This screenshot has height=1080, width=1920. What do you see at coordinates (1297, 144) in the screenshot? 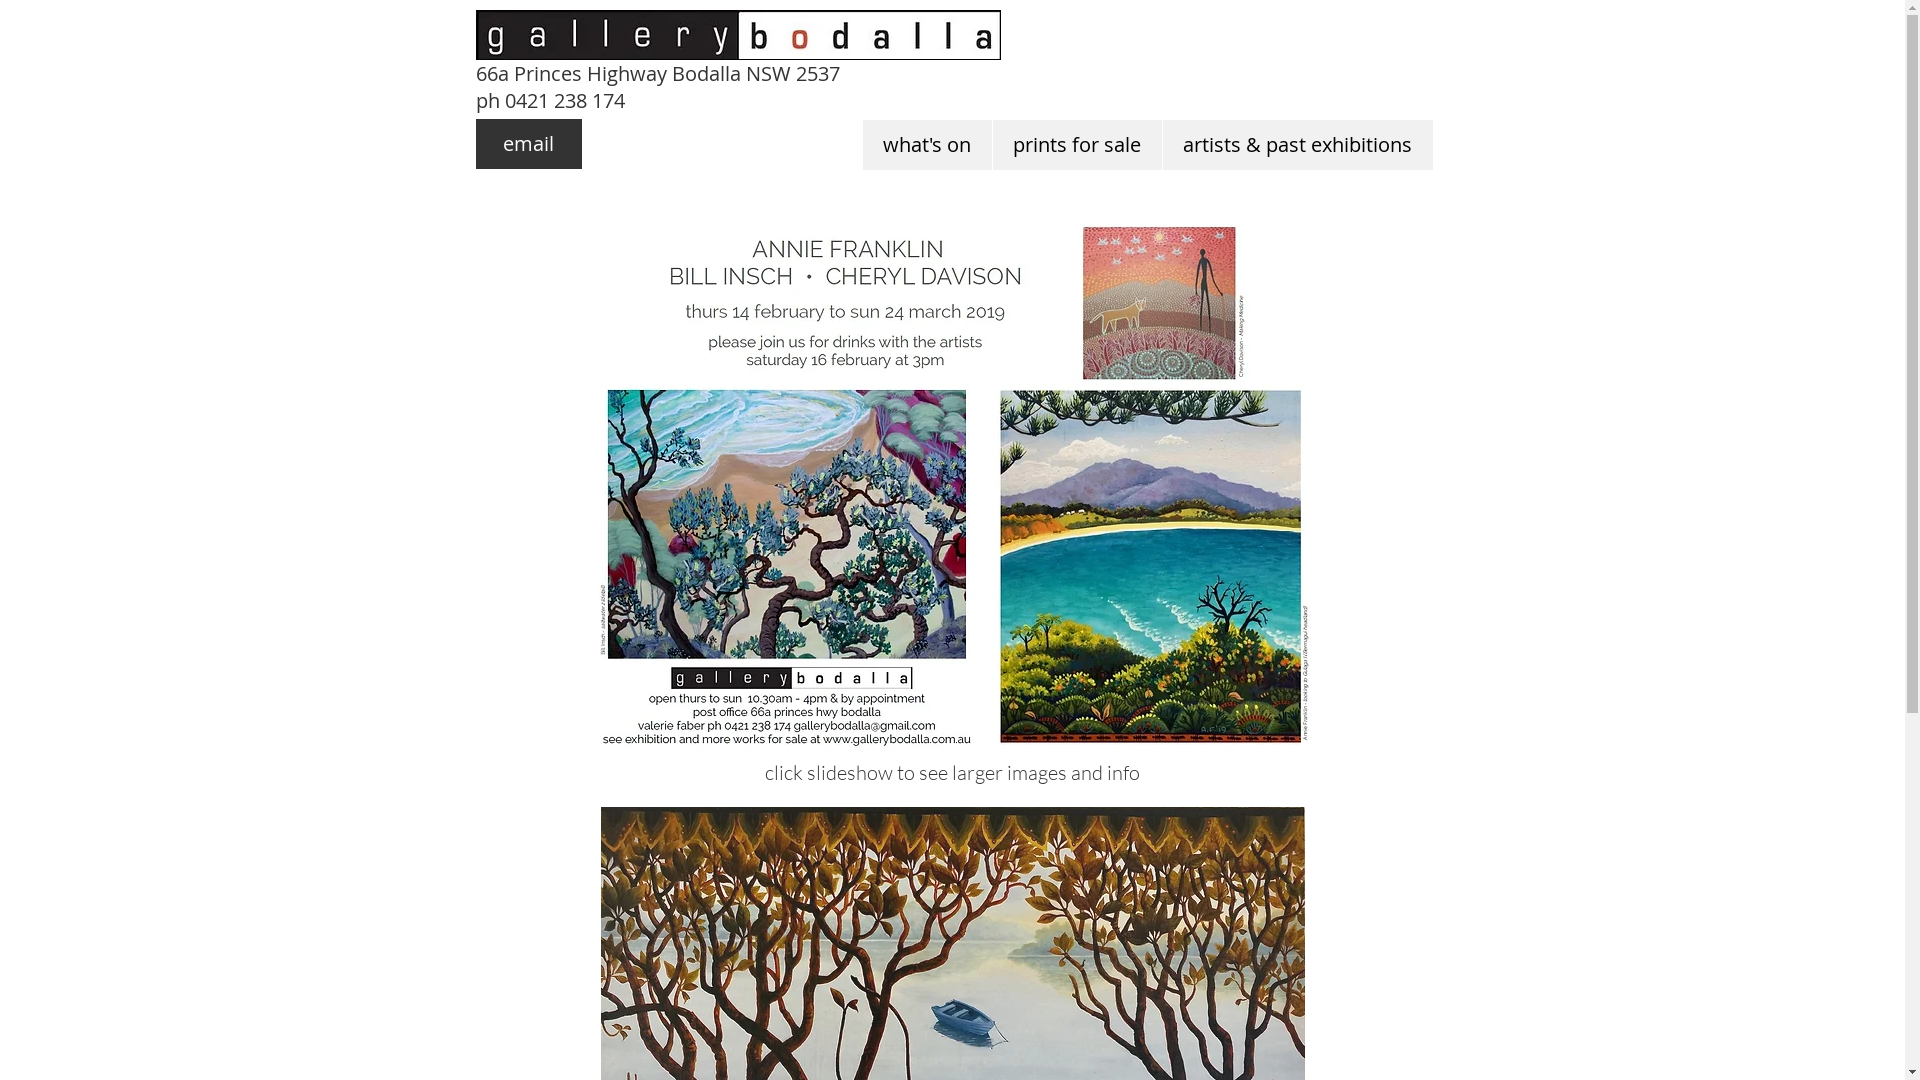
I see `'artists & past exhibitions'` at bounding box center [1297, 144].